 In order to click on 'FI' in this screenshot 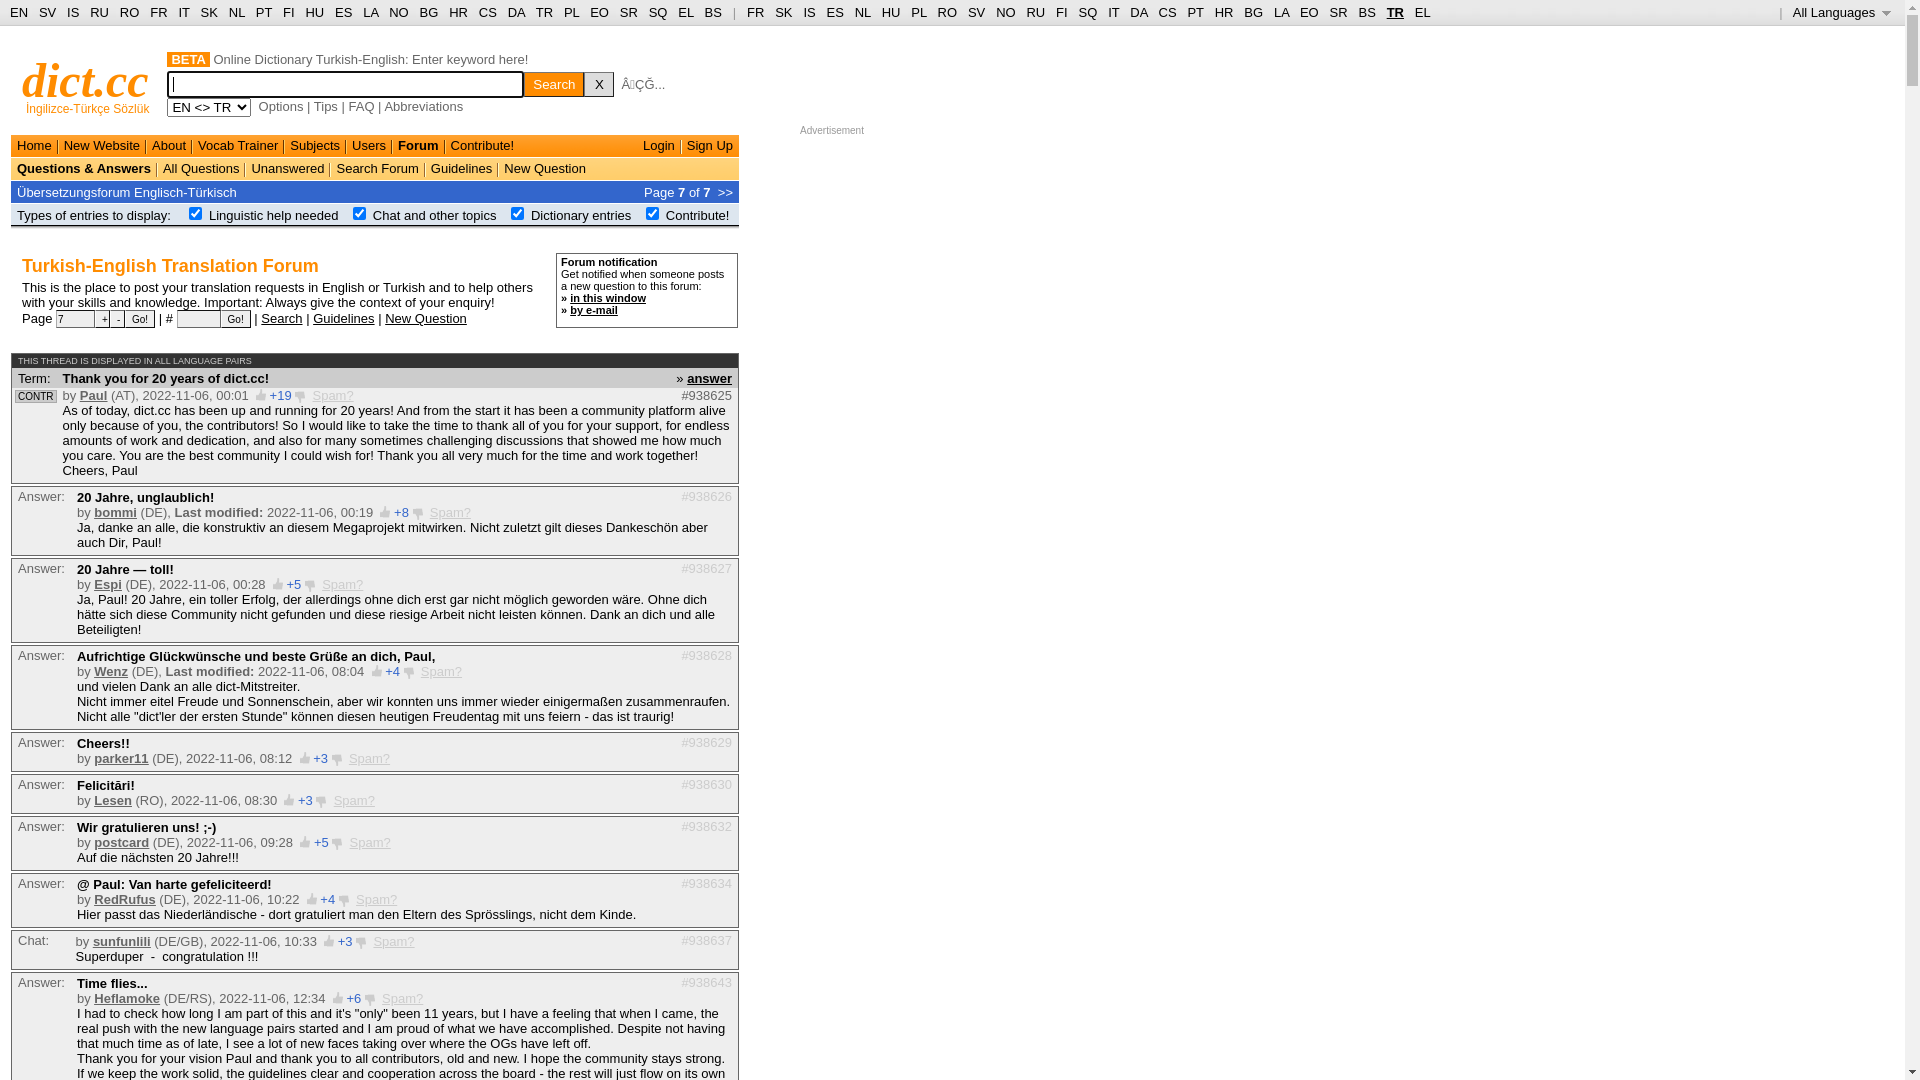, I will do `click(282, 12)`.